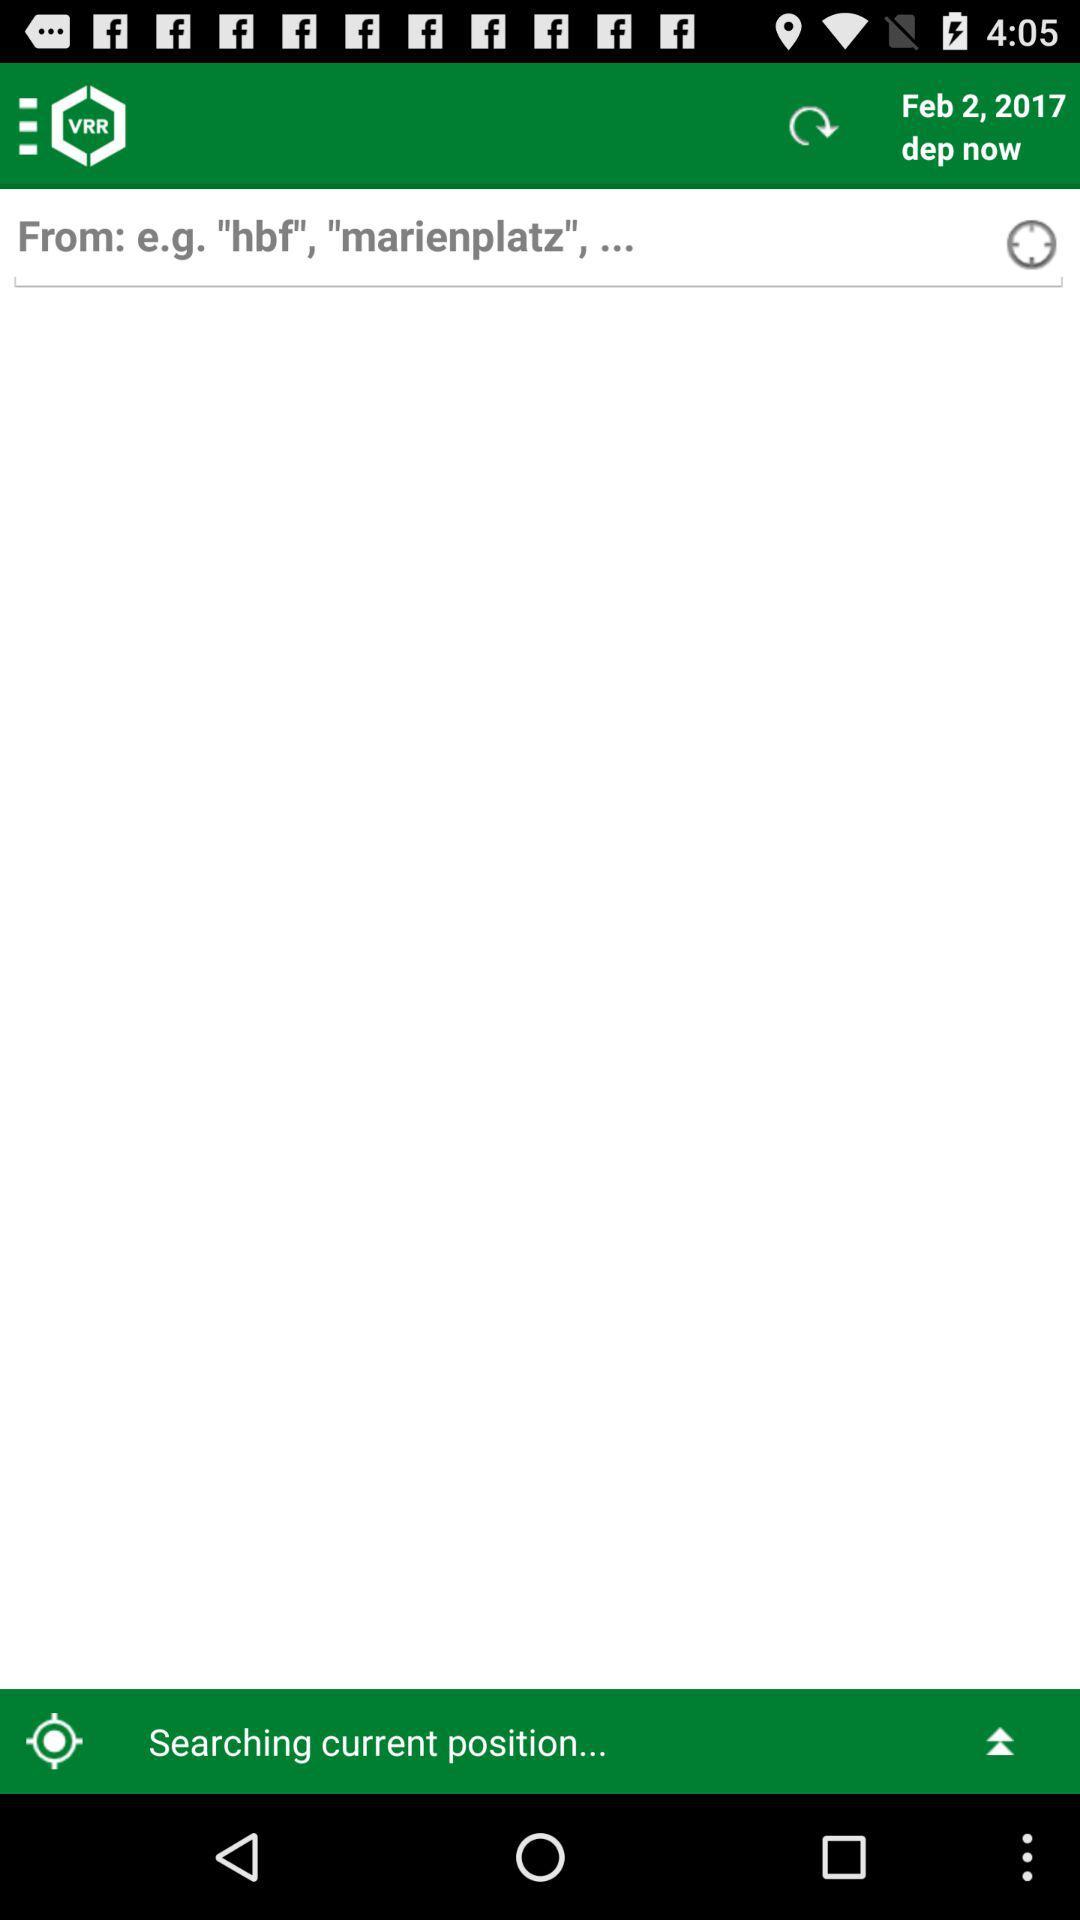 The image size is (1080, 1920). Describe the element at coordinates (537, 244) in the screenshot. I see `the item at the top` at that location.